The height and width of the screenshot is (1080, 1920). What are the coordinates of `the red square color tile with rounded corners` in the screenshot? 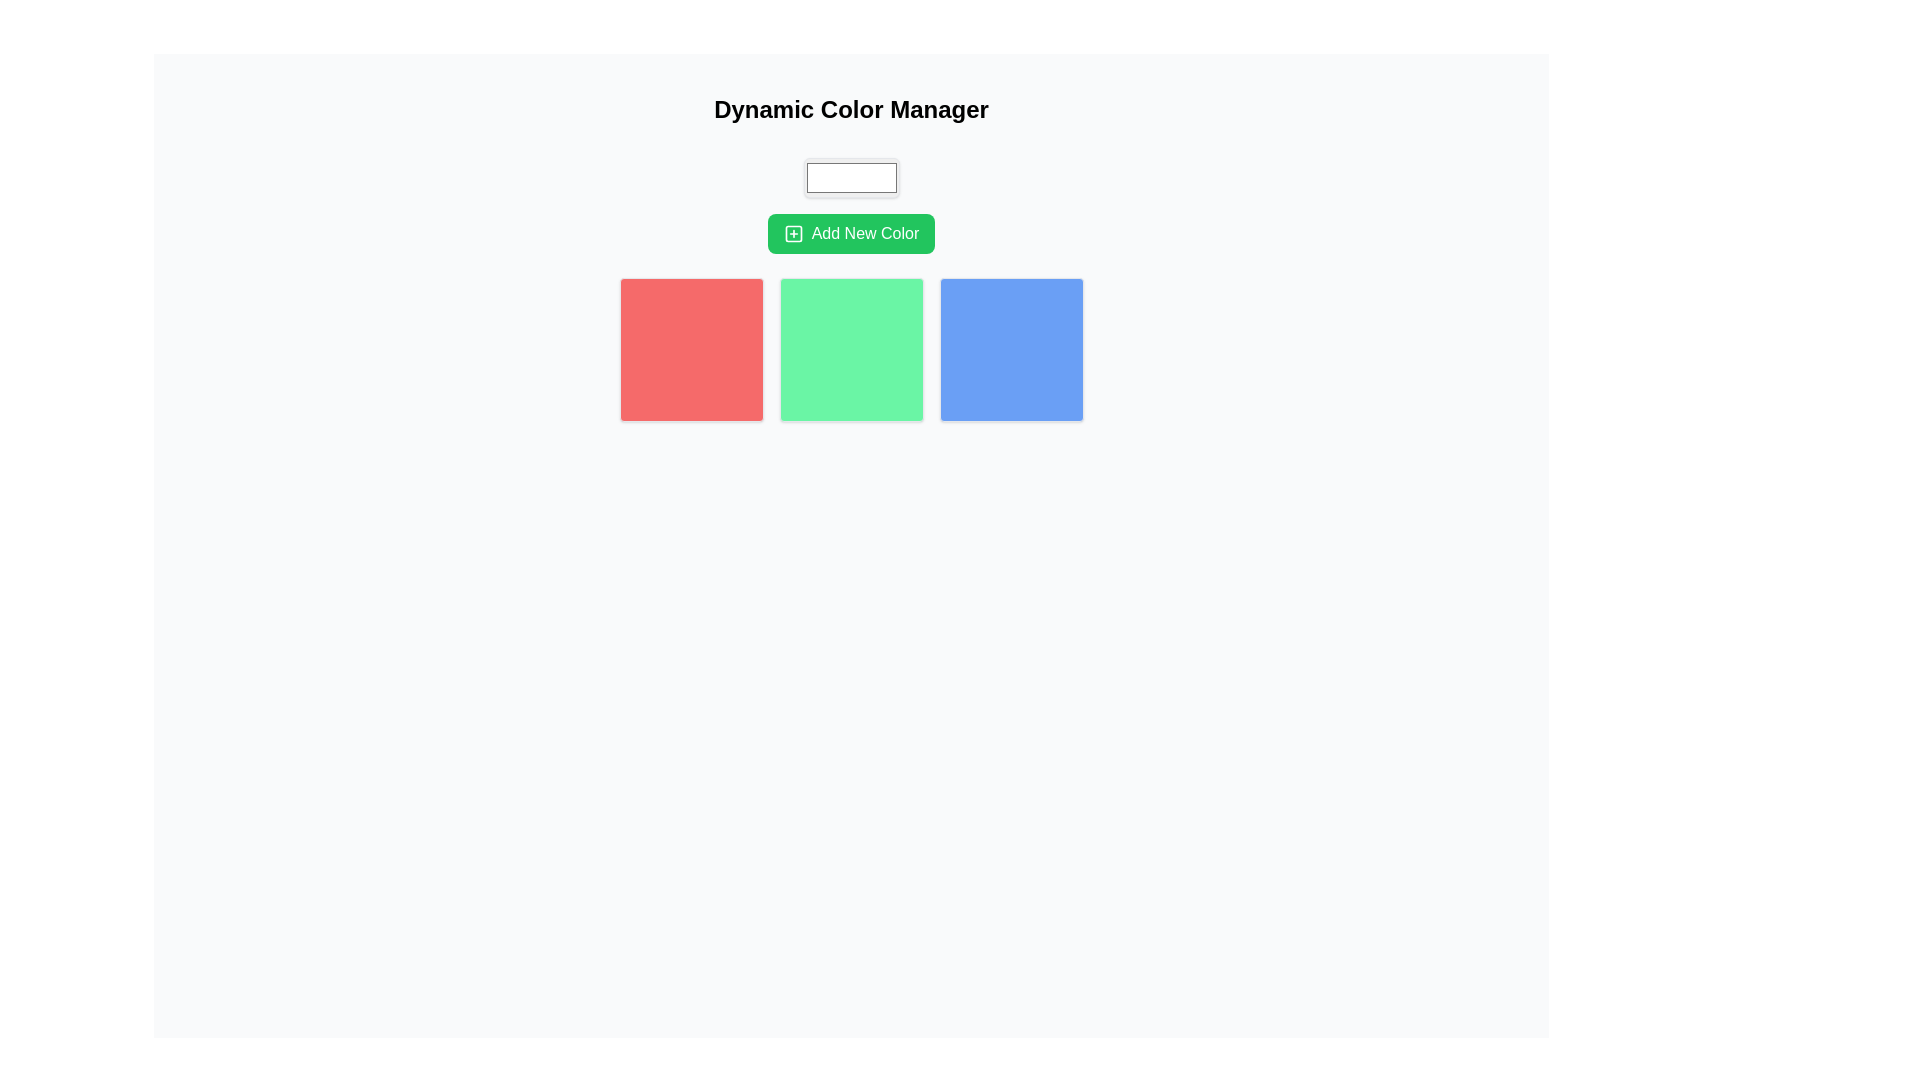 It's located at (691, 349).